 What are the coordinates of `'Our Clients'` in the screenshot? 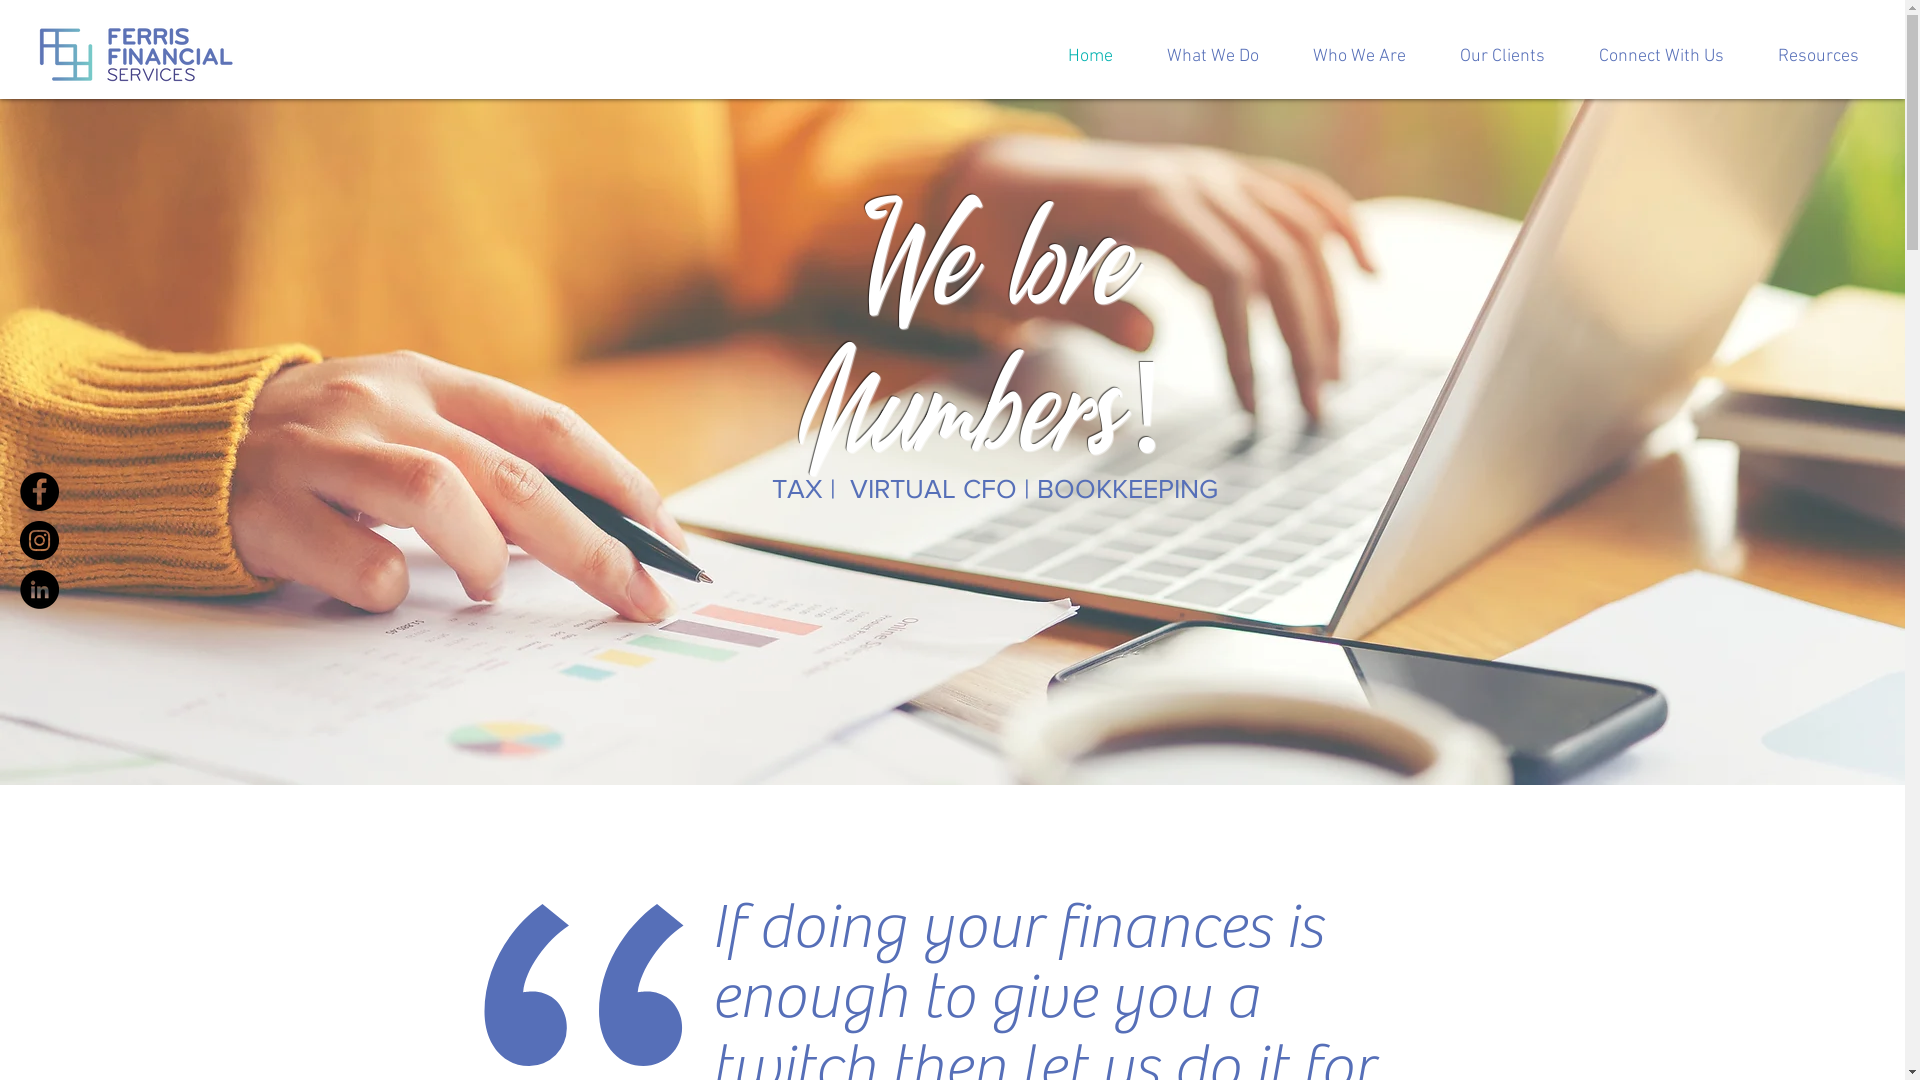 It's located at (1502, 55).